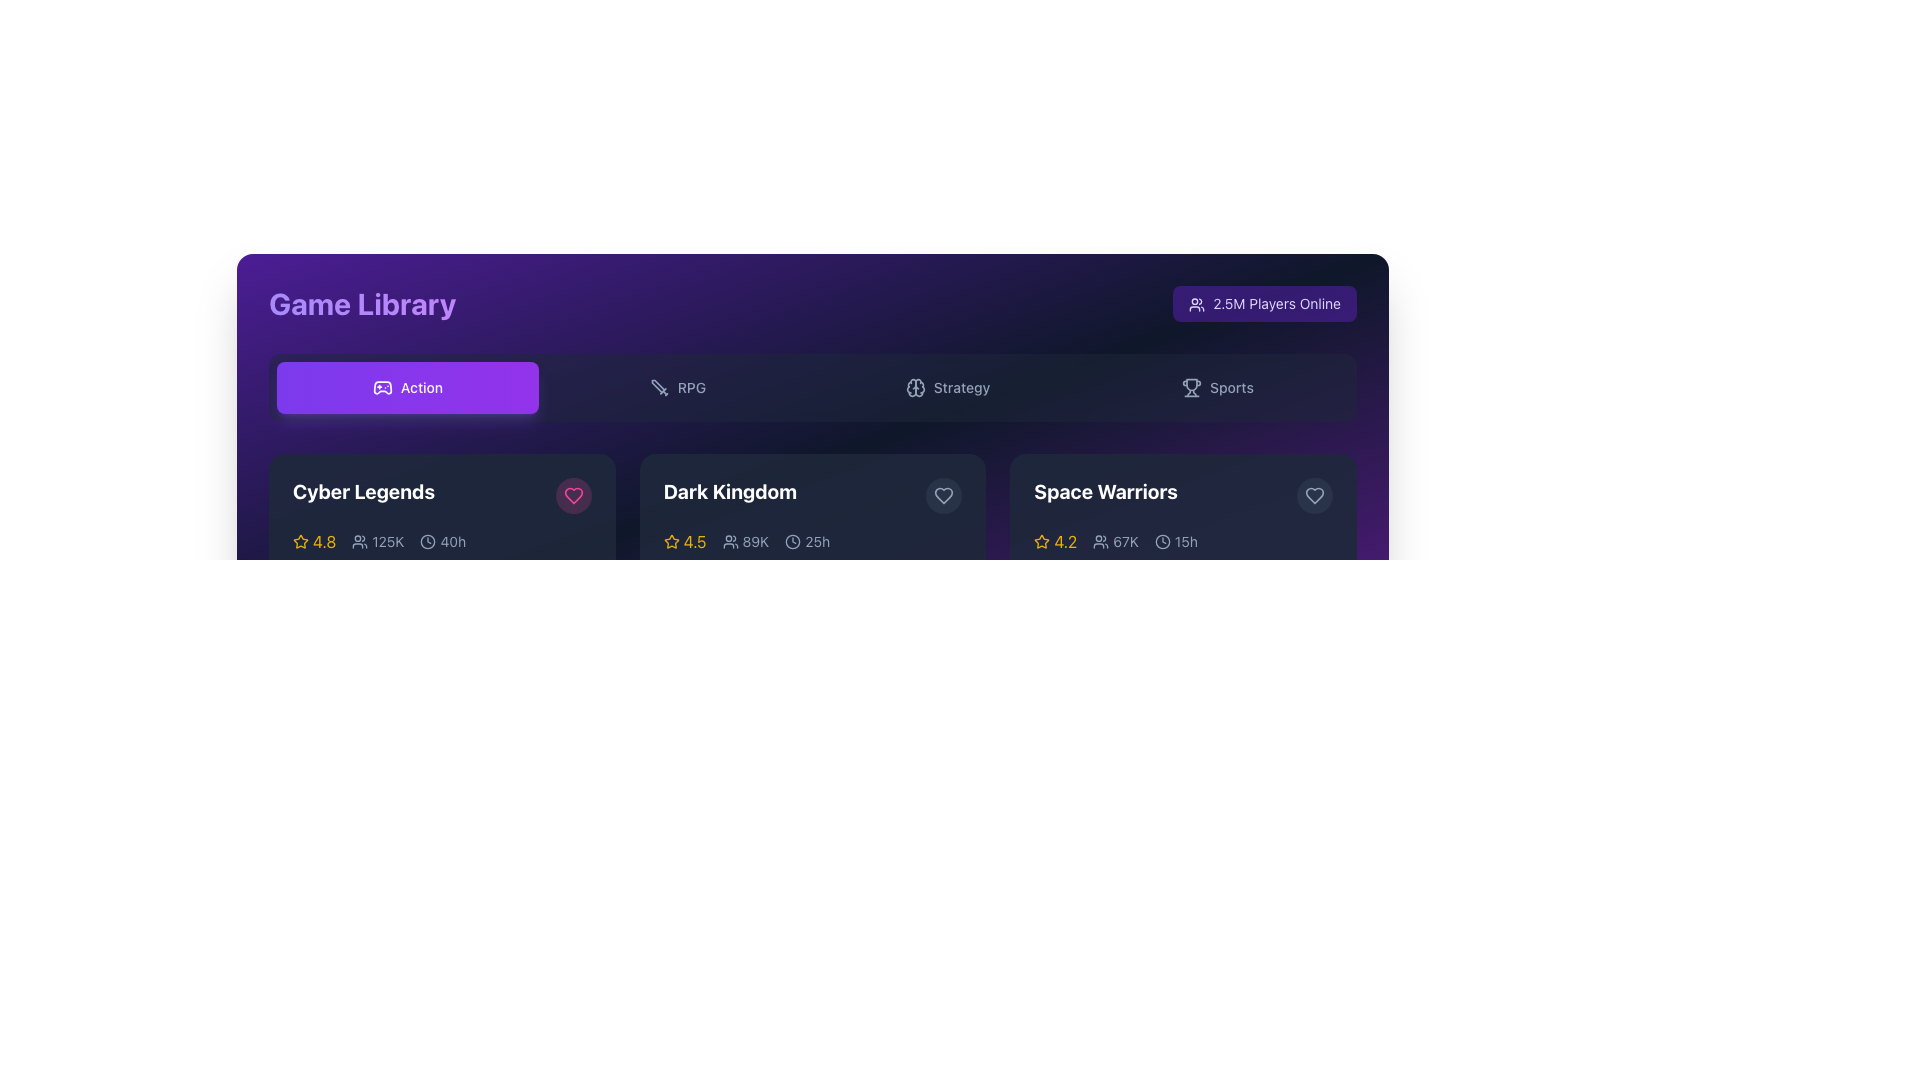  What do you see at coordinates (572, 495) in the screenshot?
I see `the favorite button, which is a heart icon located at the top-right corner of the 'Cyber Legends' game card` at bounding box center [572, 495].